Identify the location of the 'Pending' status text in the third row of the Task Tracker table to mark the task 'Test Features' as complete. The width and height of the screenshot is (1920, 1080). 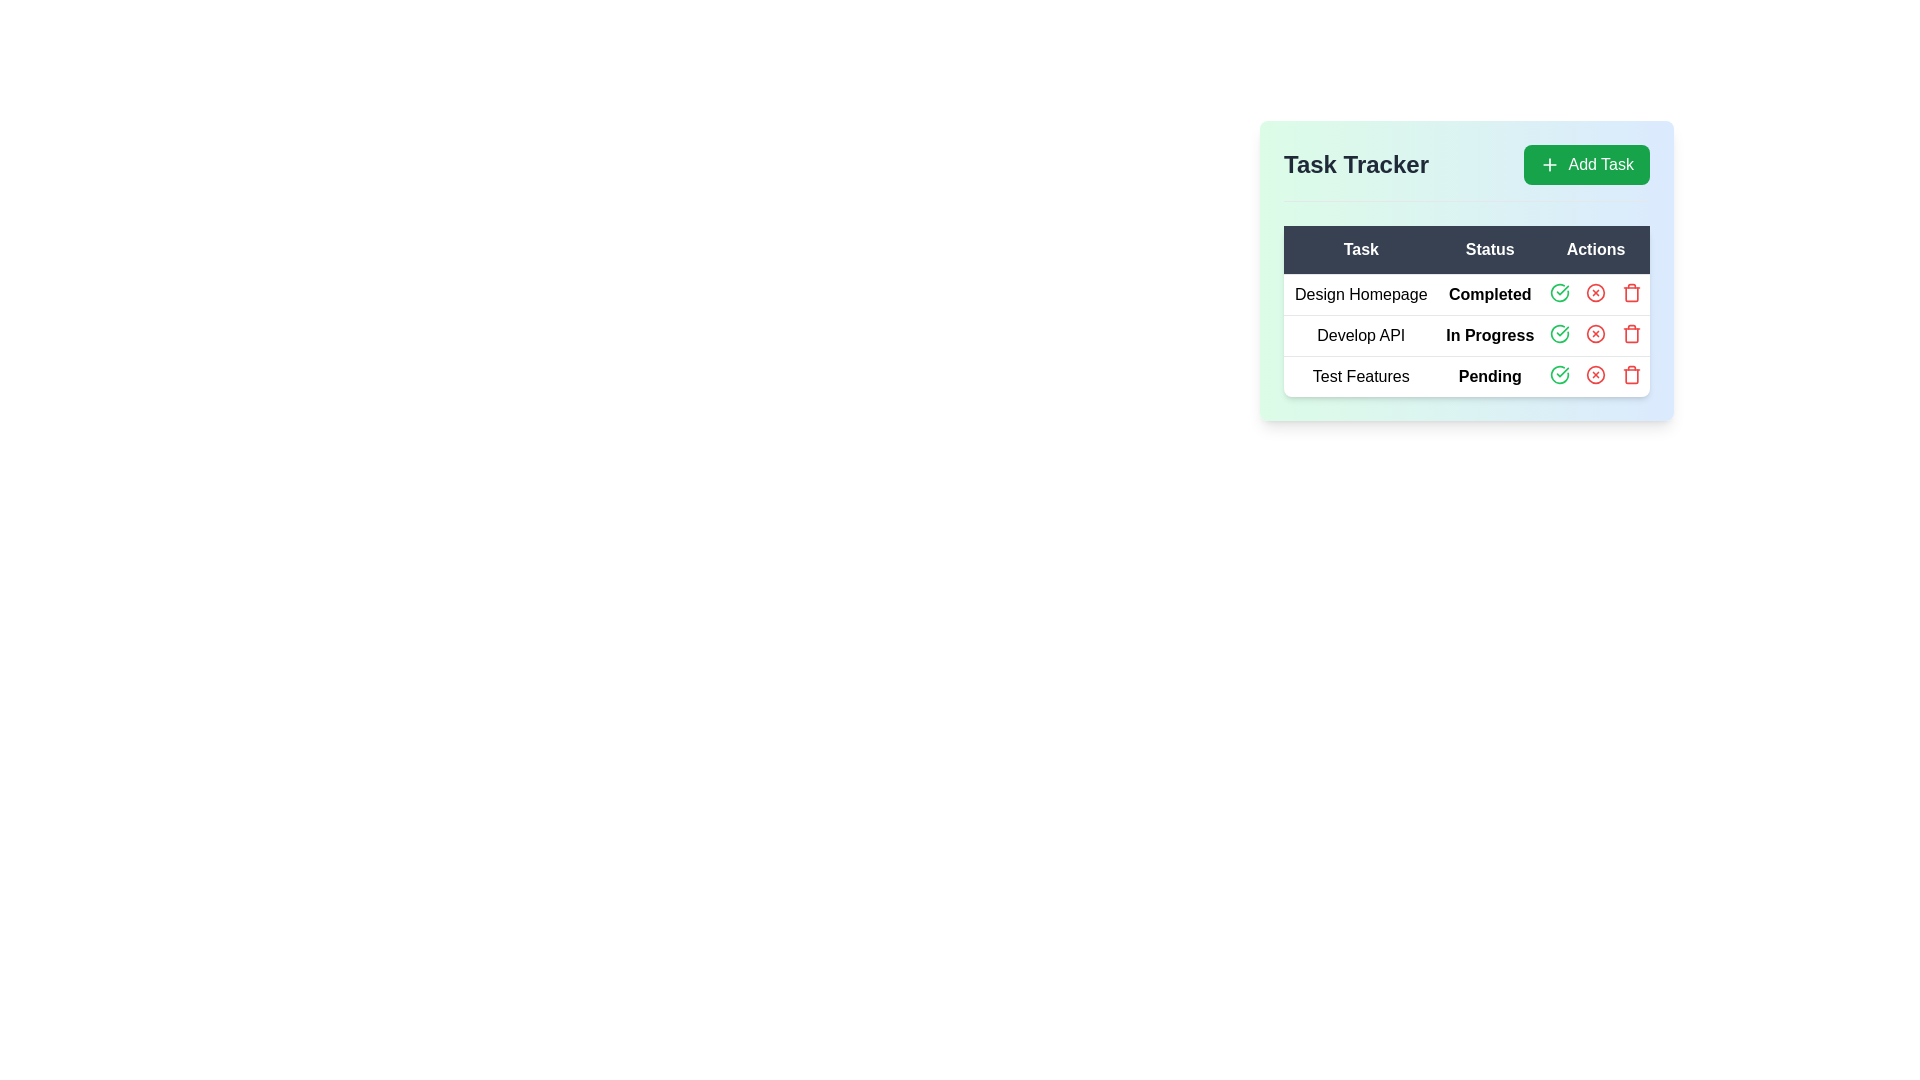
(1467, 376).